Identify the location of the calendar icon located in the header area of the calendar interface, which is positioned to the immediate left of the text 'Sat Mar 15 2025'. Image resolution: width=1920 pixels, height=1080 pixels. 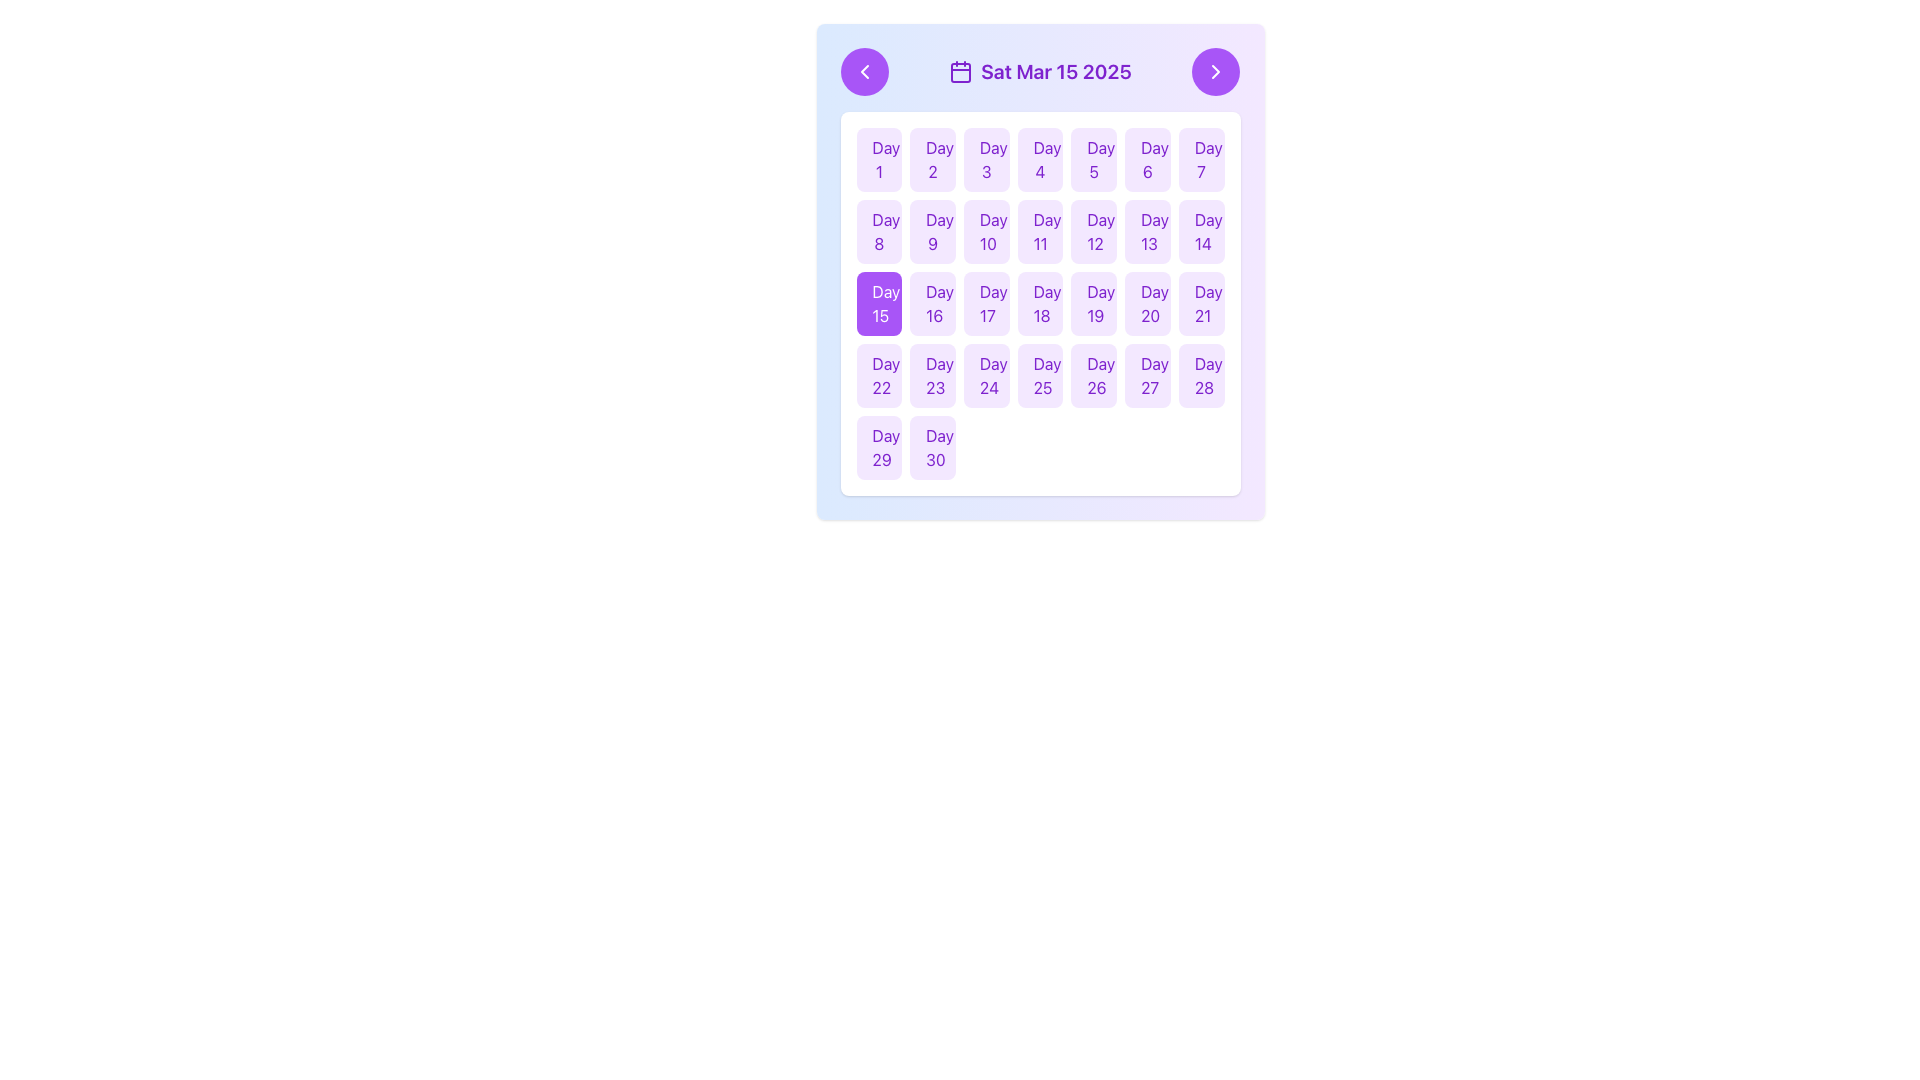
(961, 71).